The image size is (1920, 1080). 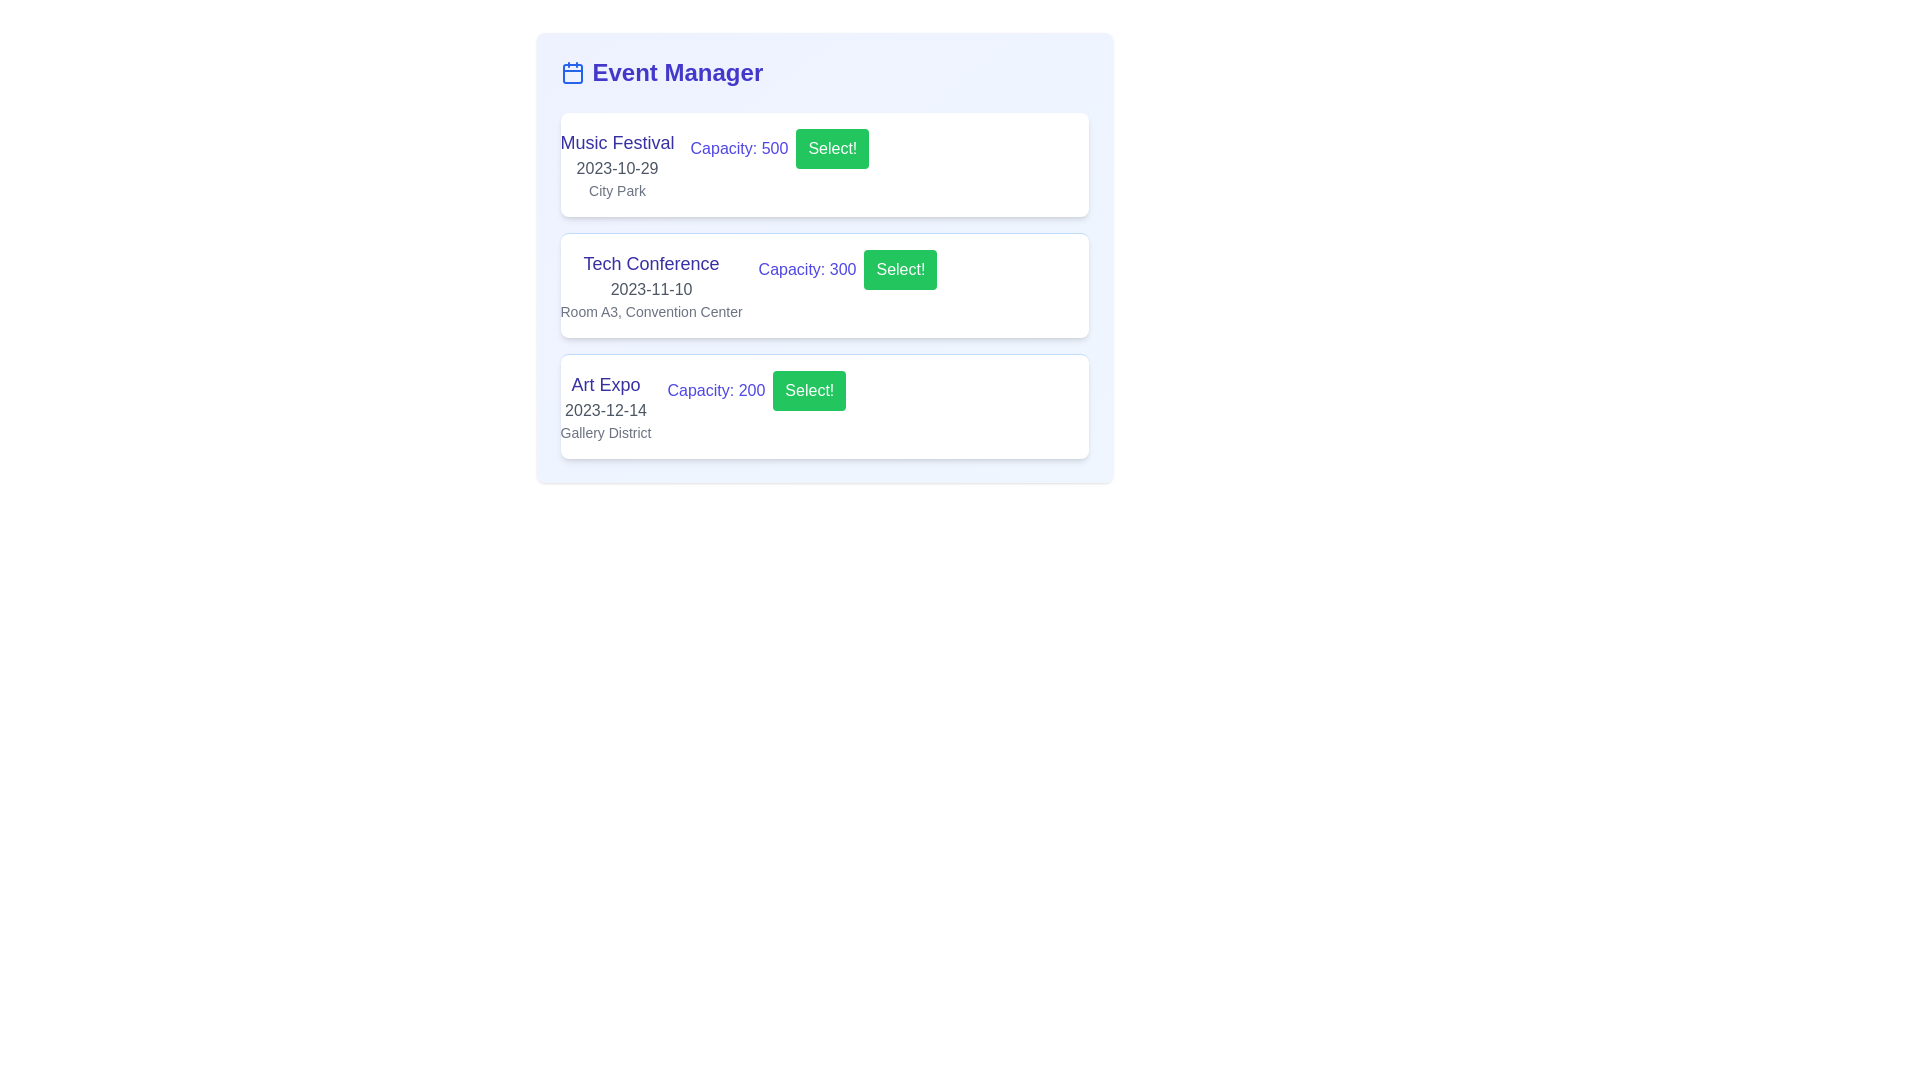 I want to click on the second 'Select!' button located to the right of the 'Capacity: 300' label under the 'Tech Conference' event to trigger a possible styling change, so click(x=899, y=270).